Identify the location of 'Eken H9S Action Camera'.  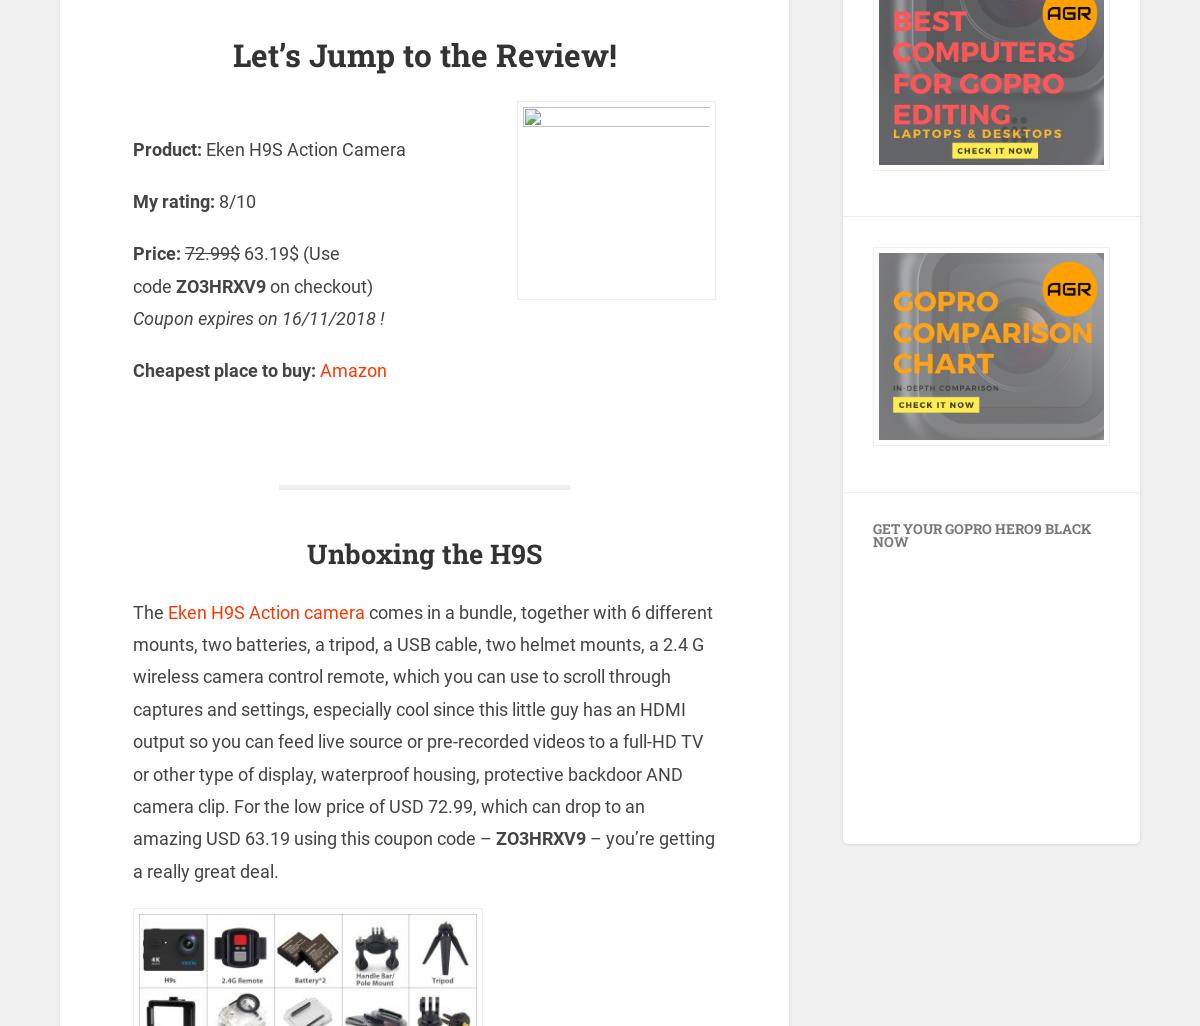
(305, 148).